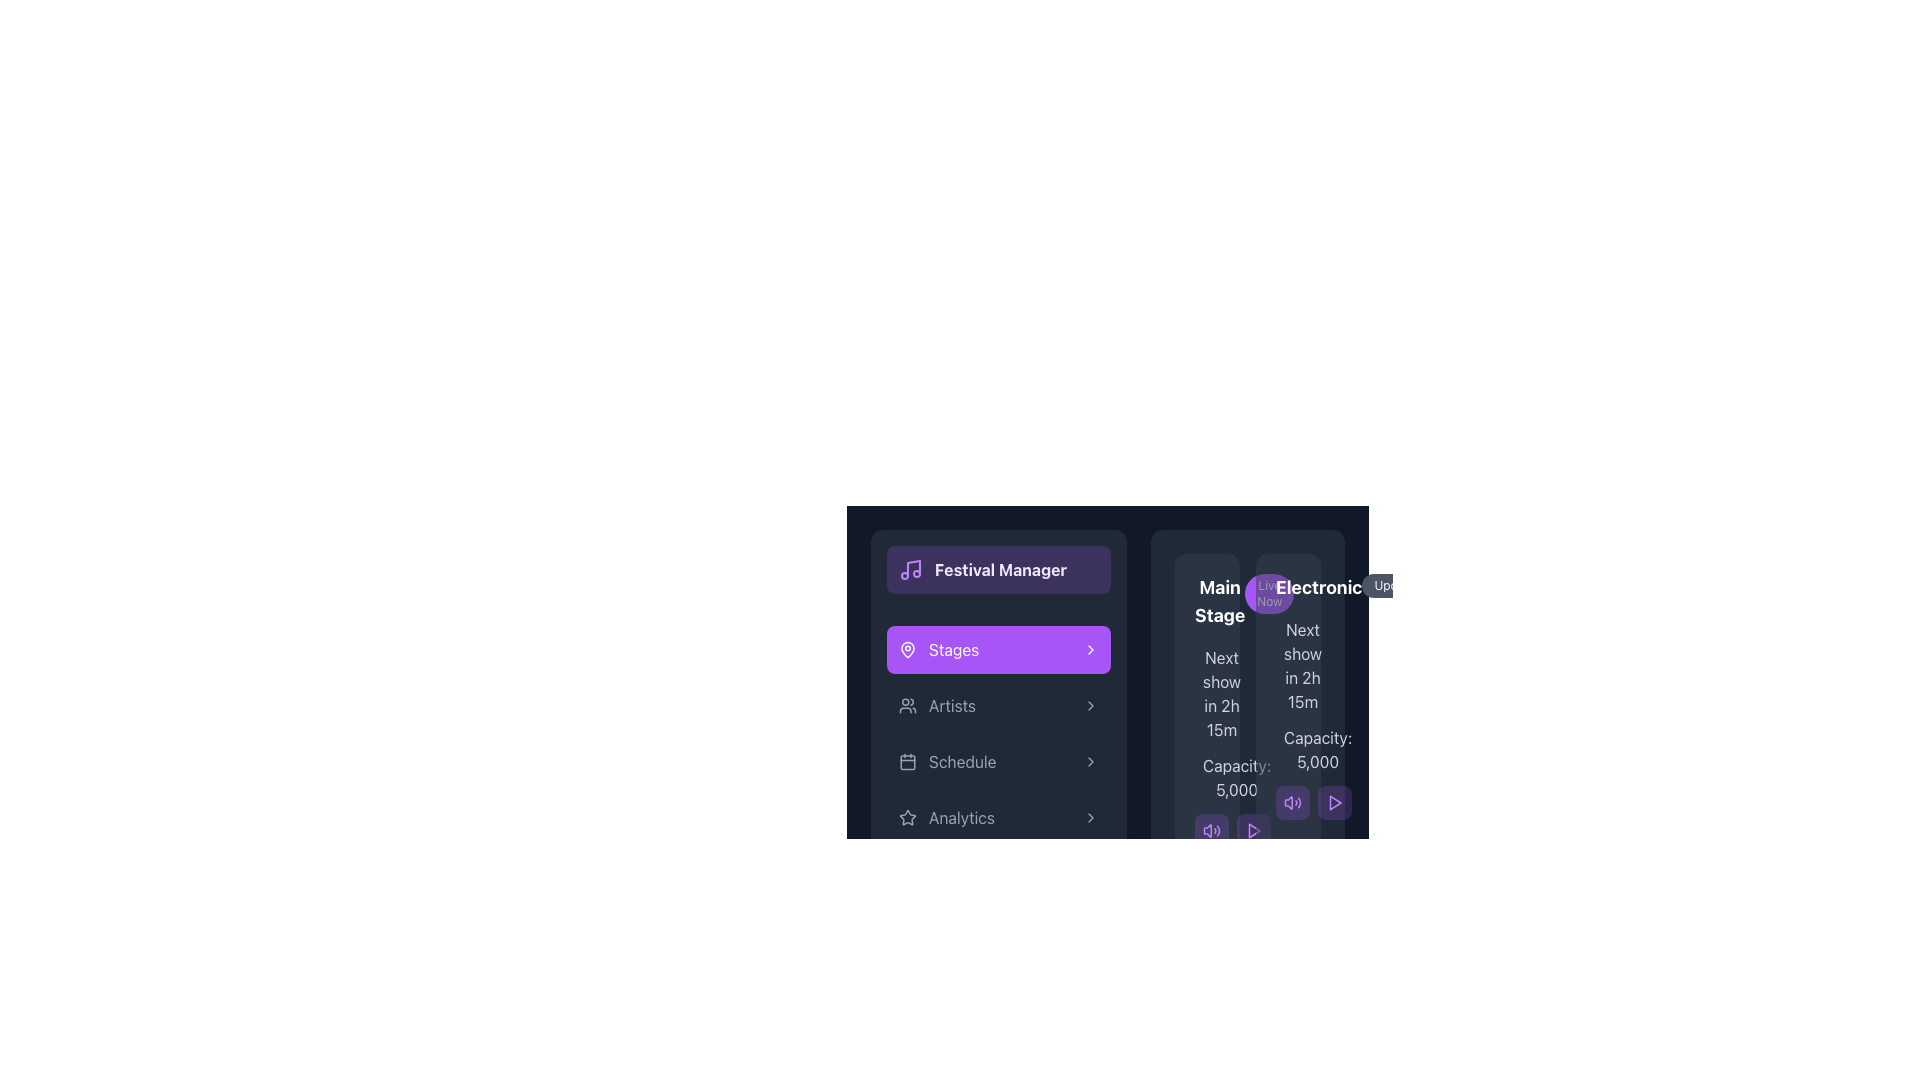 The width and height of the screenshot is (1920, 1080). Describe the element at coordinates (1206, 830) in the screenshot. I see `the leftmost audio control button located below the 'Electronic' text in the second card of the interface` at that location.